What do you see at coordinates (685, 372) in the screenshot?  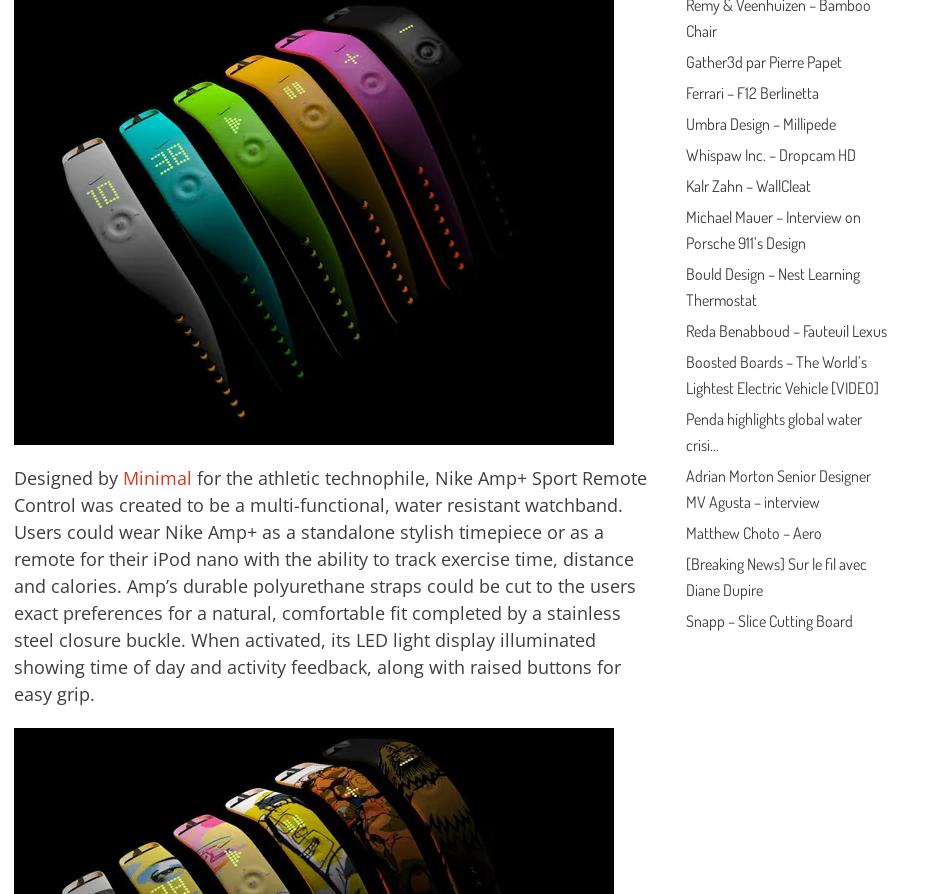 I see `'Boosted Boards – The World’s Lightest Electric Vehicle [VIDEO]'` at bounding box center [685, 372].